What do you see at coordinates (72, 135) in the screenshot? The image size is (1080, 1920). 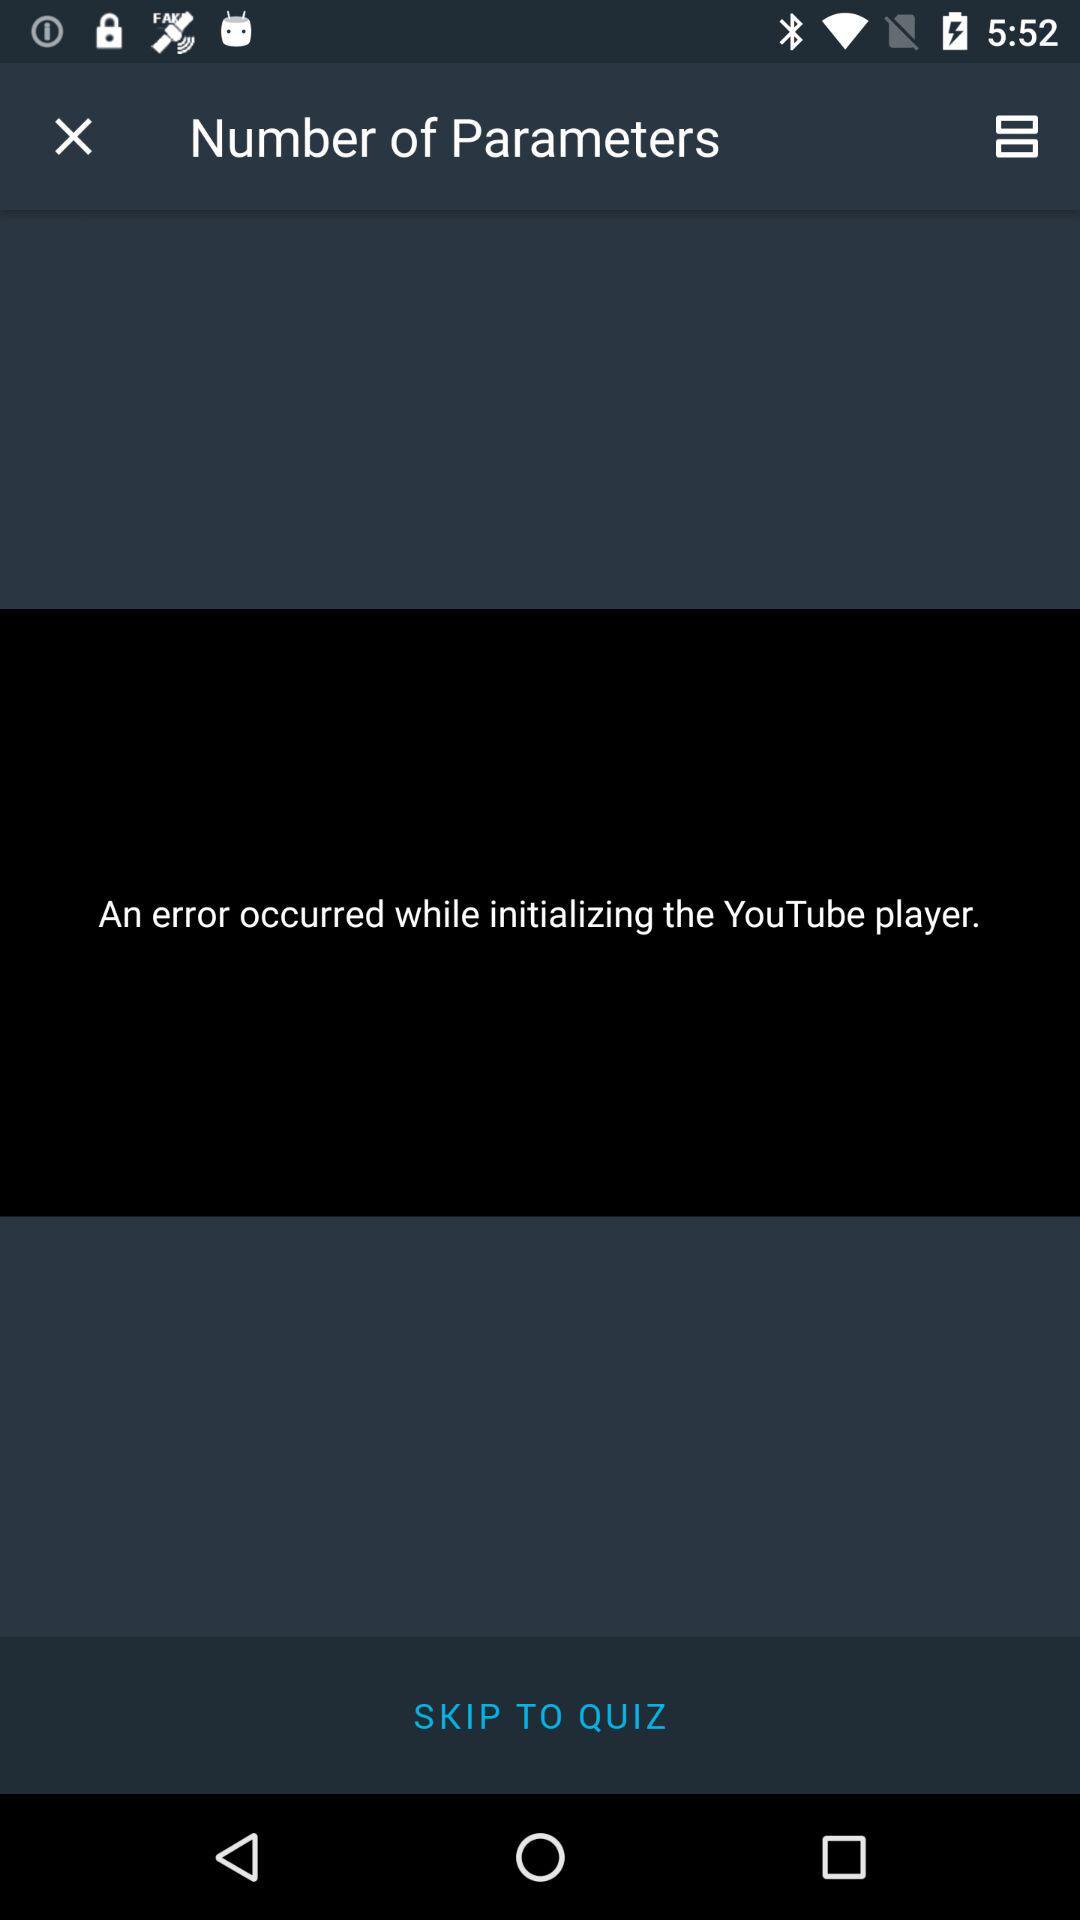 I see `icon to the left of number of parameters item` at bounding box center [72, 135].